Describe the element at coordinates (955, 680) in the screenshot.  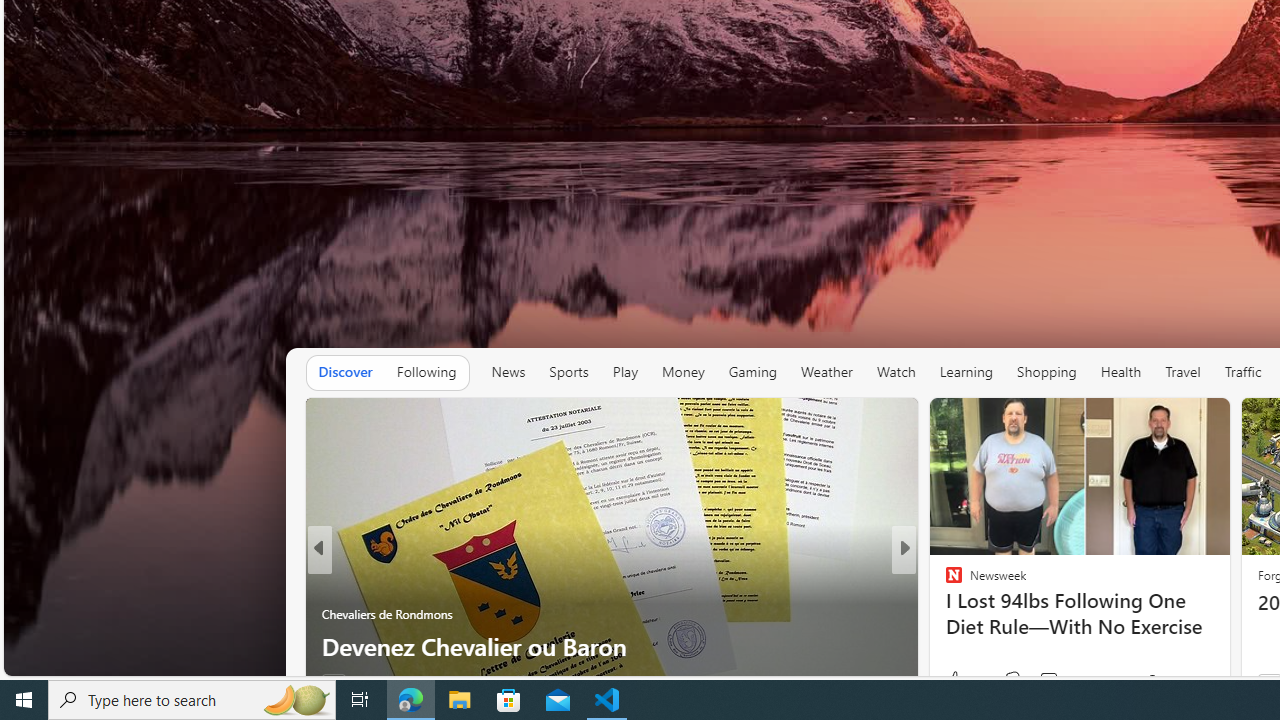
I see `'42 Like'` at that location.